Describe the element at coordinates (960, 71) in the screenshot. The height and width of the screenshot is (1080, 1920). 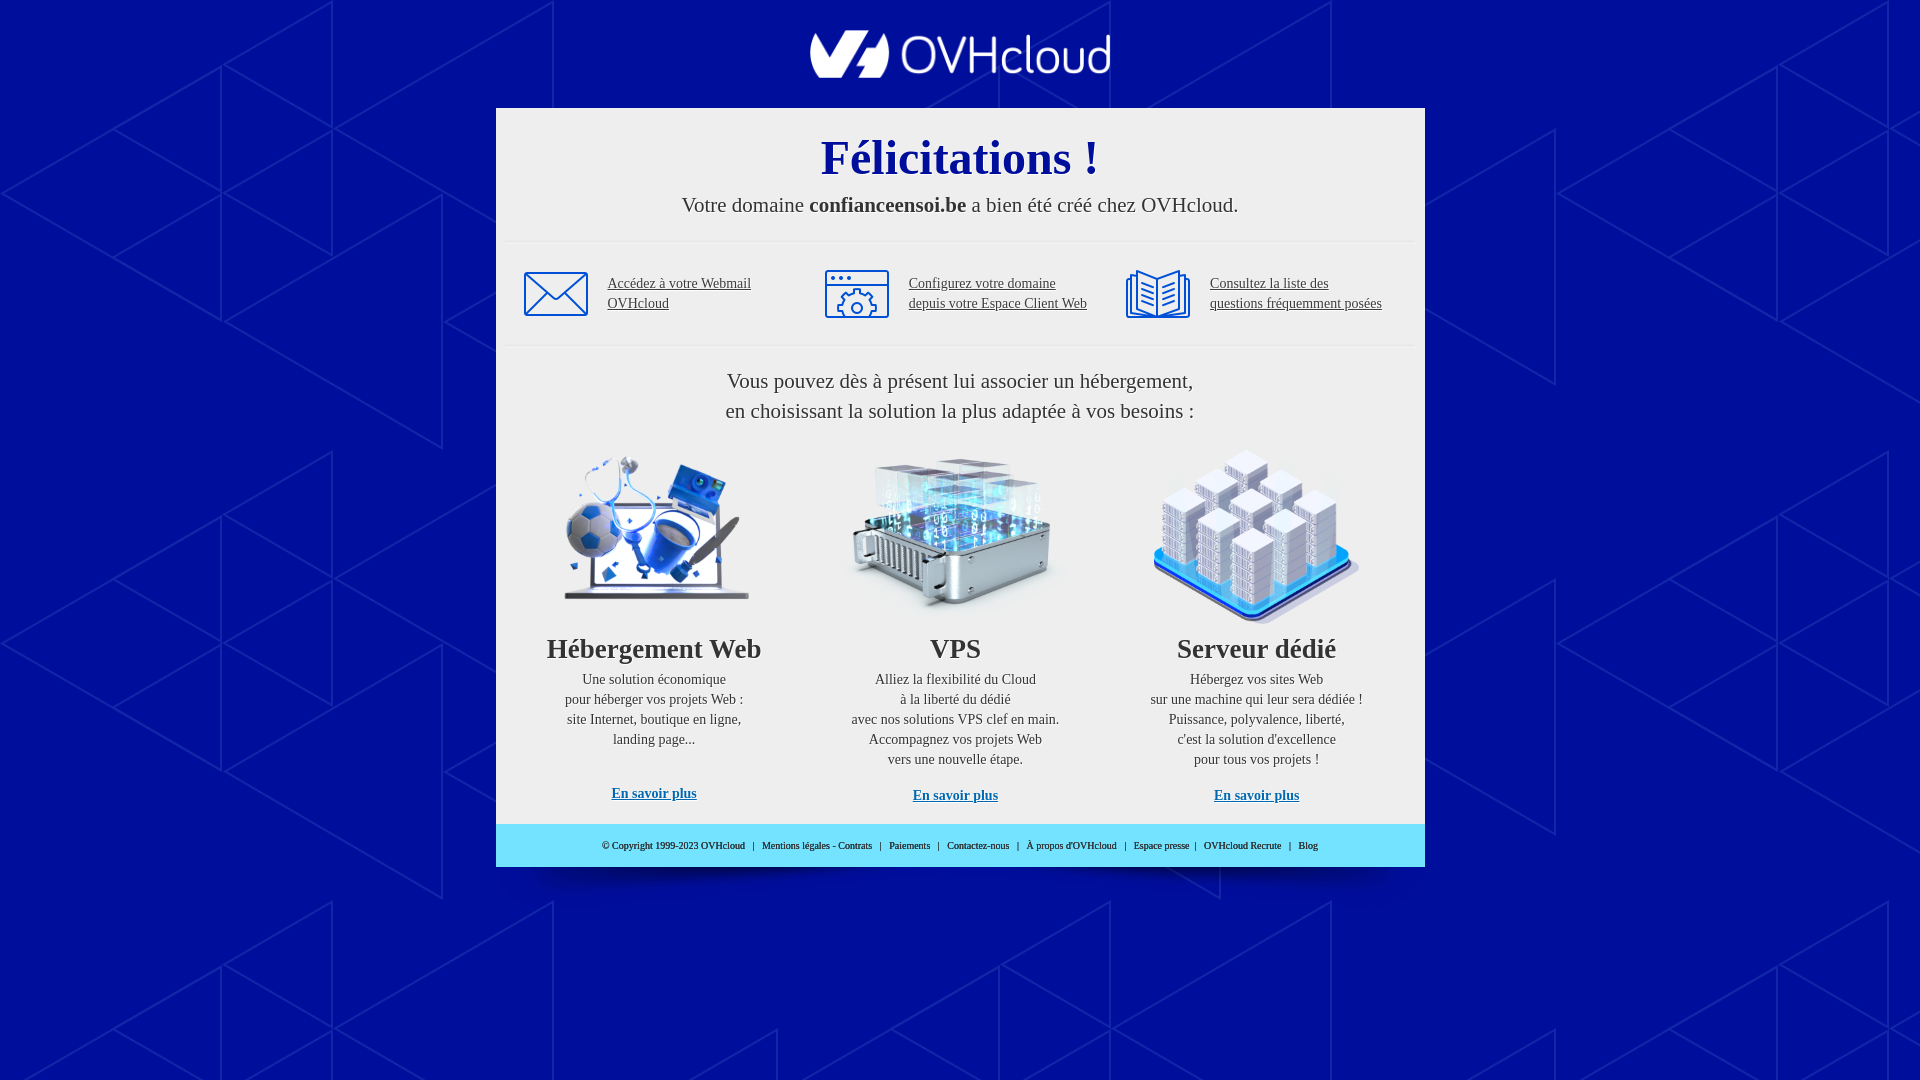
I see `'OVHcloud'` at that location.